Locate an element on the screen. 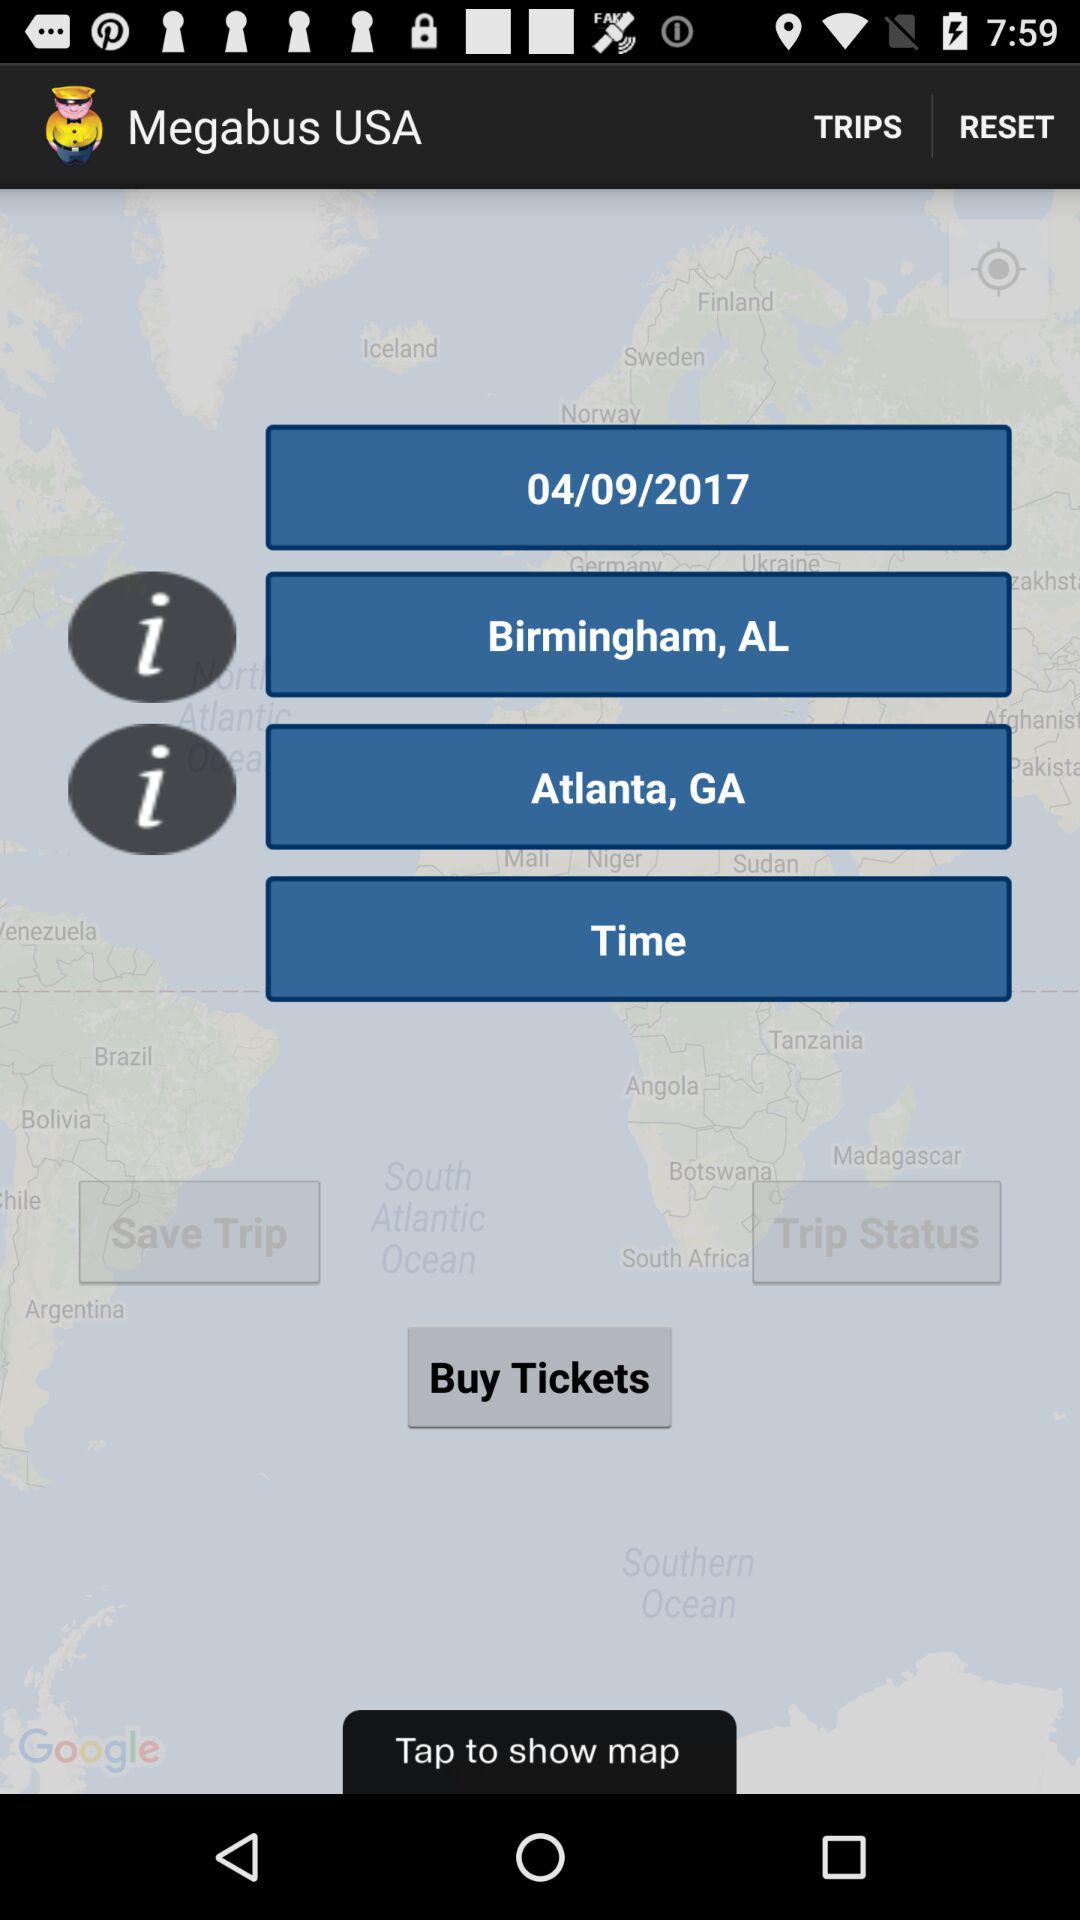  reset icon is located at coordinates (1006, 124).